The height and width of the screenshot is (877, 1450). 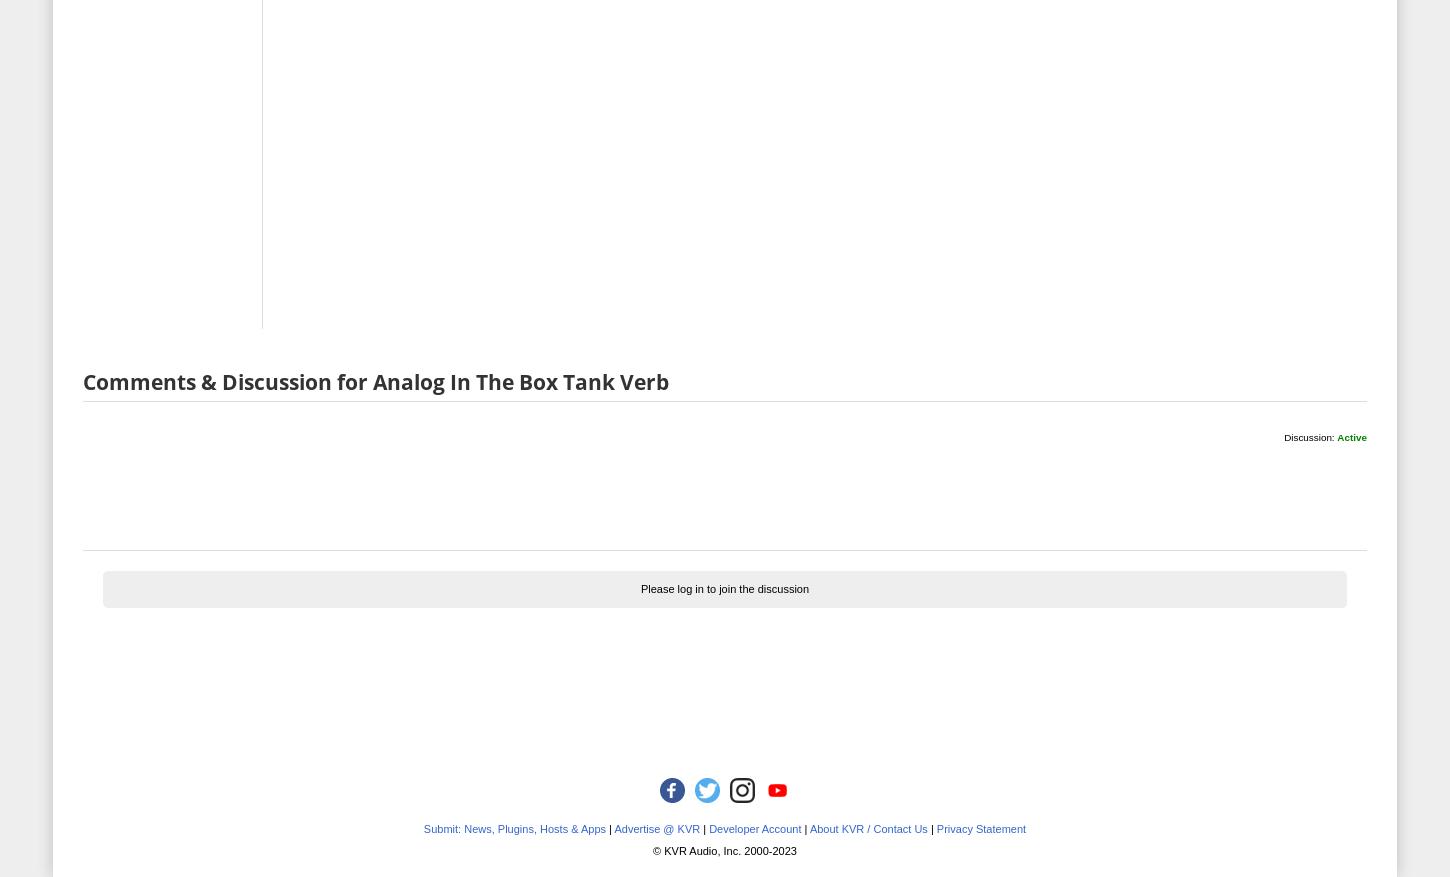 I want to click on 'Advertise @ KVR', so click(x=612, y=826).